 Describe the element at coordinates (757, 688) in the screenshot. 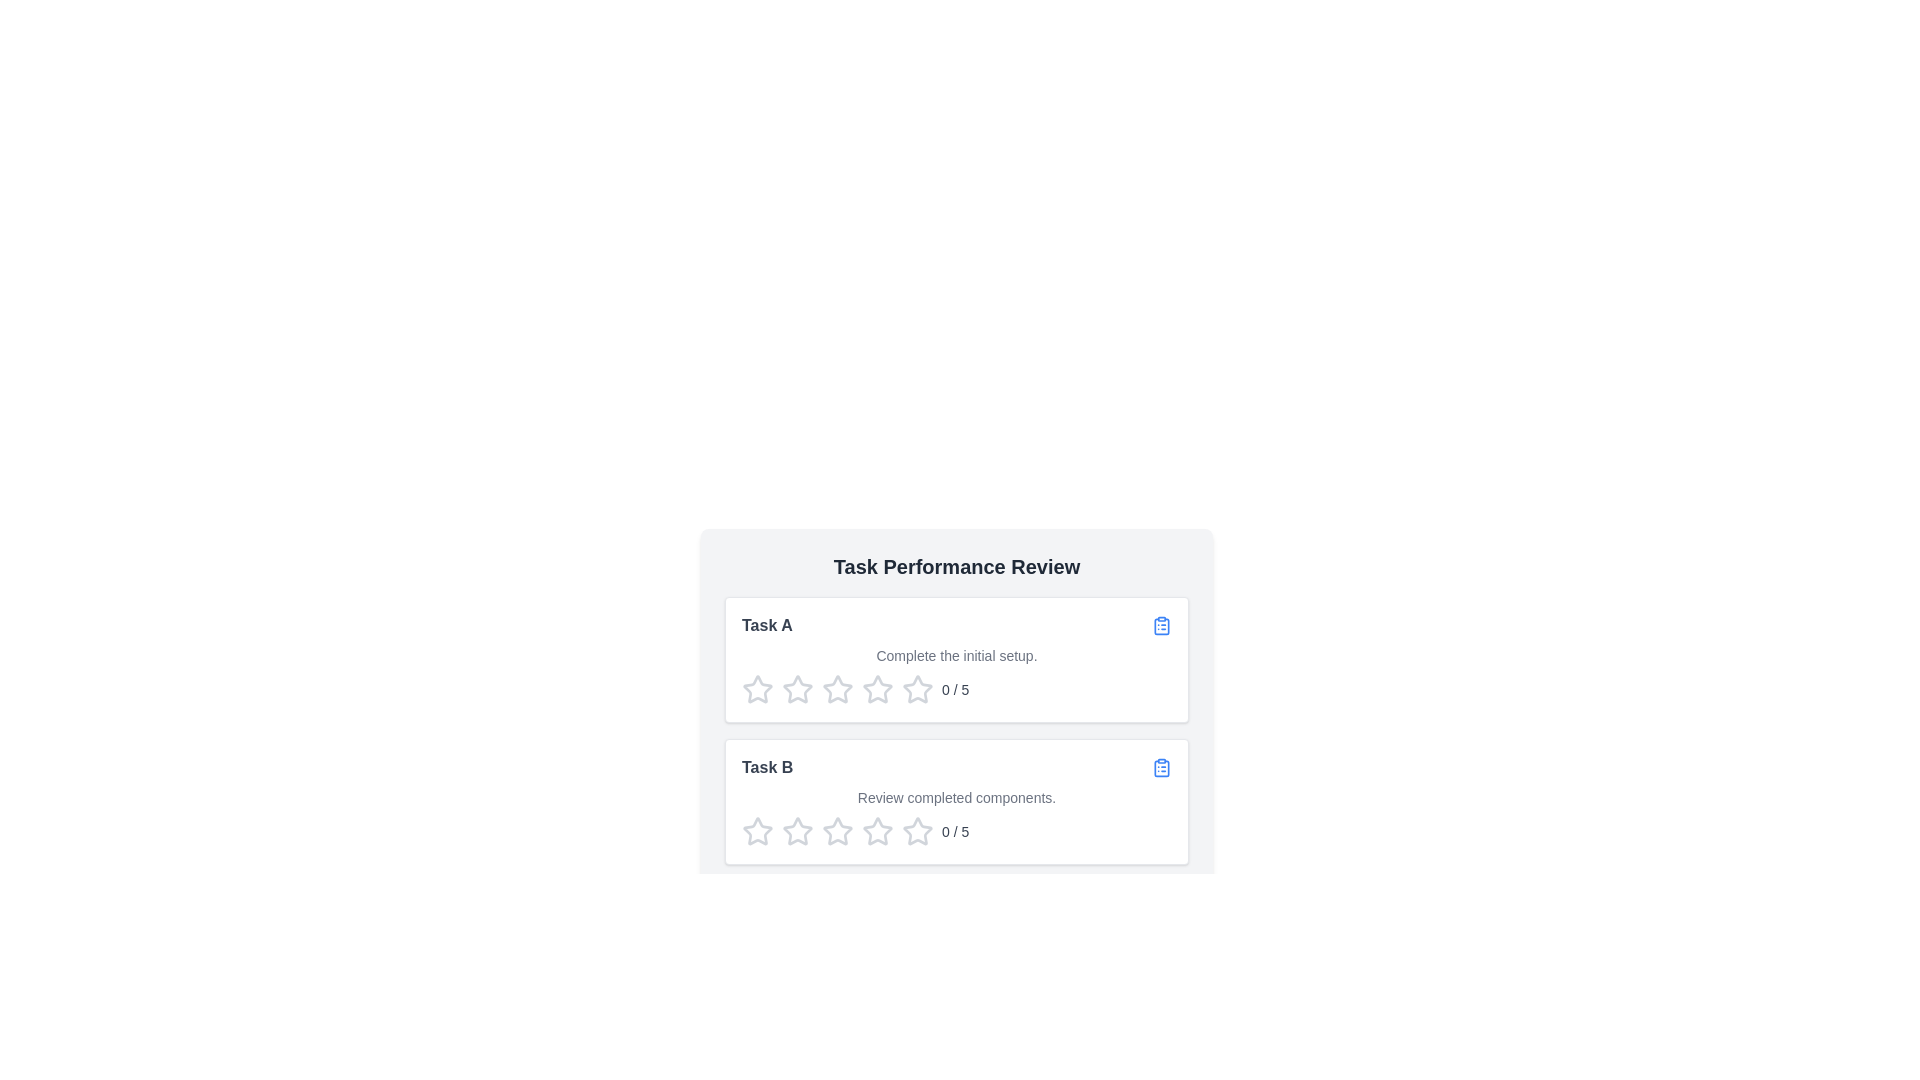

I see `the first star-shaped rating icon under the label 'Task A' in the performance review card` at that location.